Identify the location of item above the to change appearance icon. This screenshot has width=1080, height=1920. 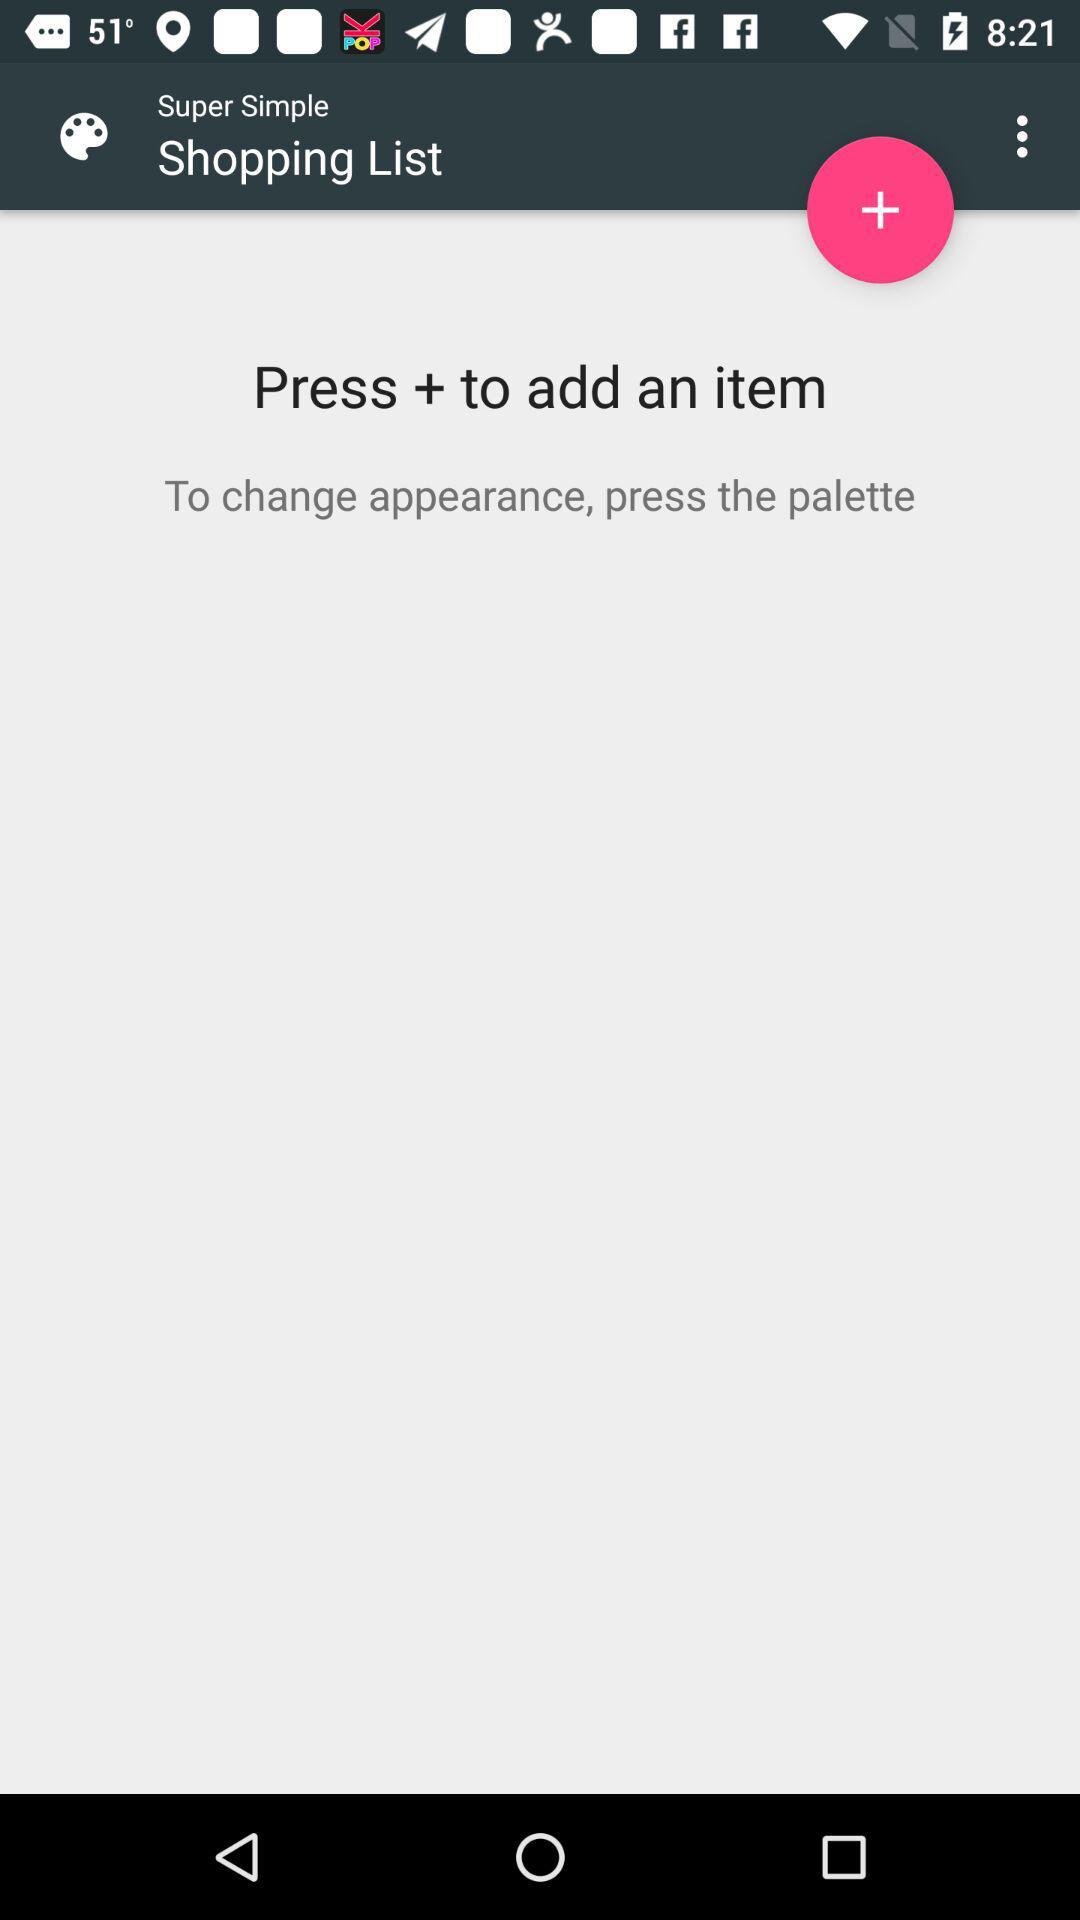
(879, 210).